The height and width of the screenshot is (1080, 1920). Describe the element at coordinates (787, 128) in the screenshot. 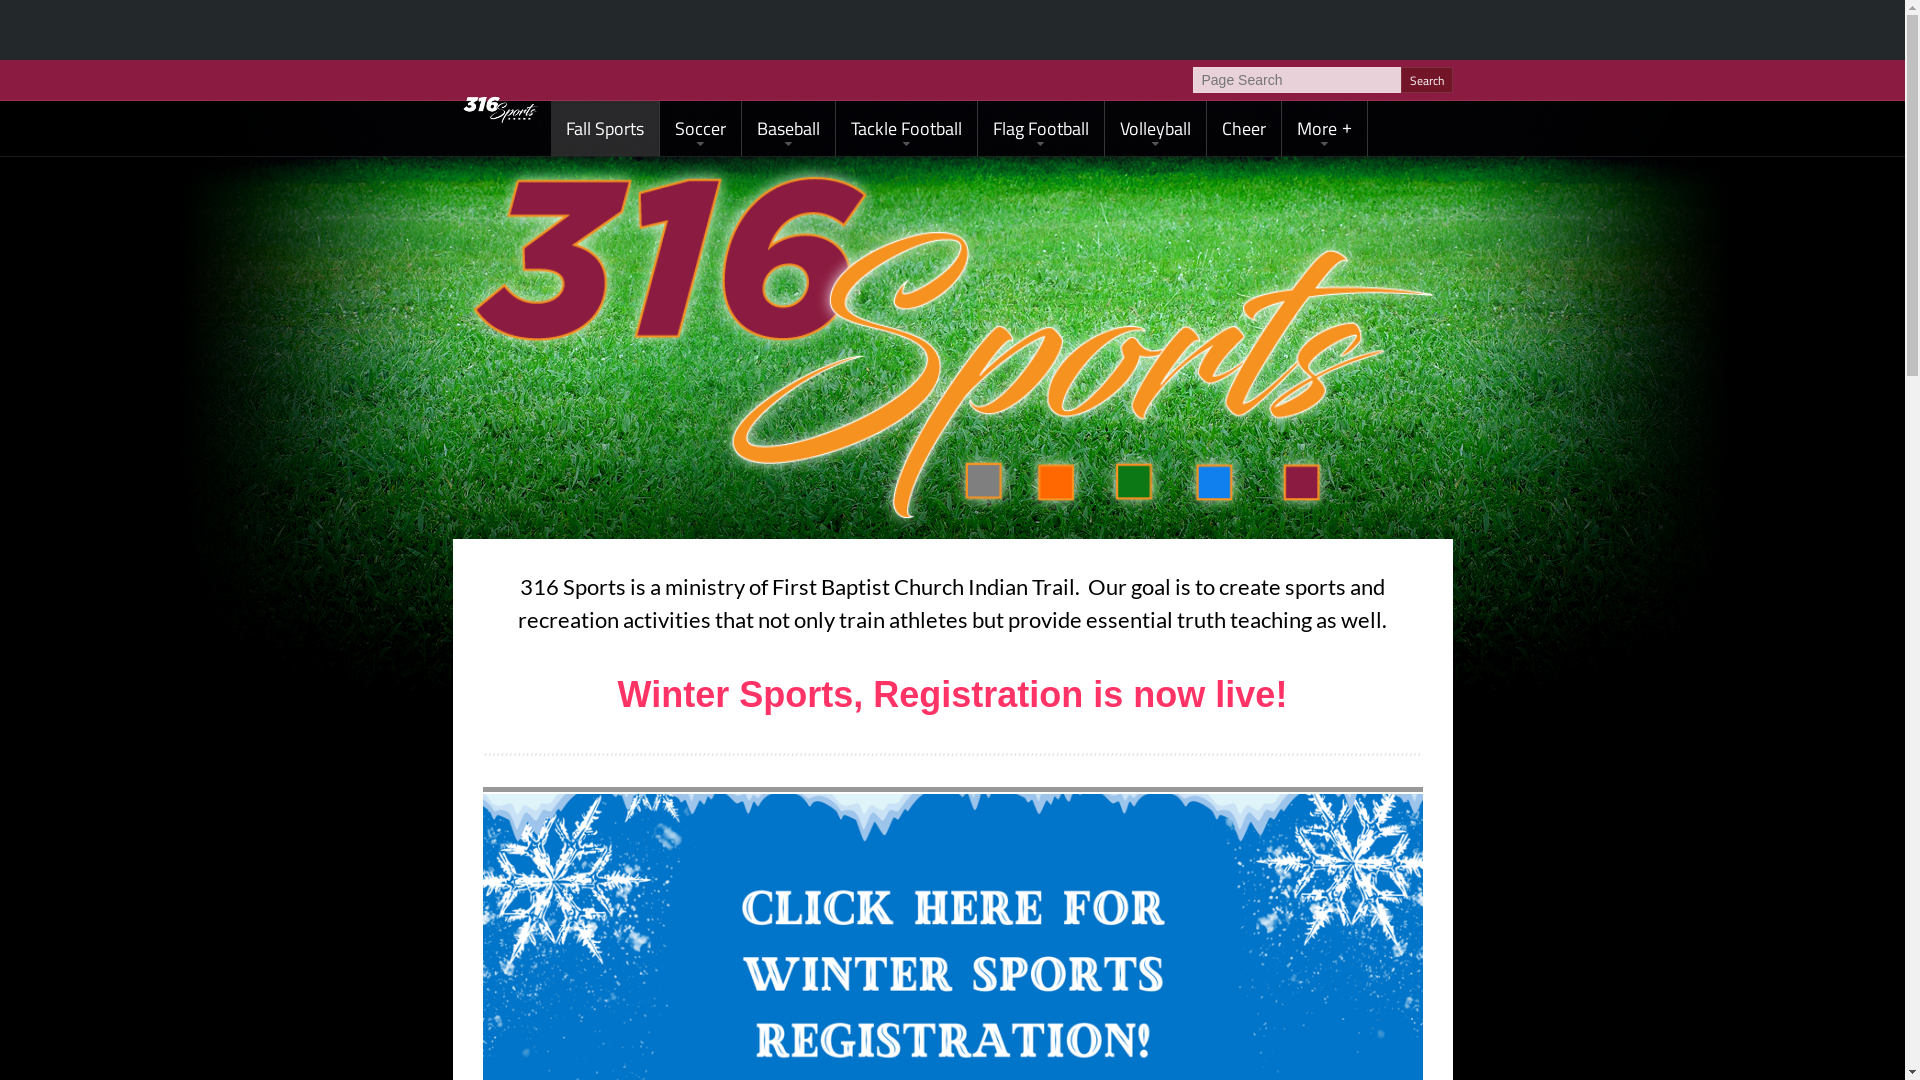

I see `'Baseball'` at that location.